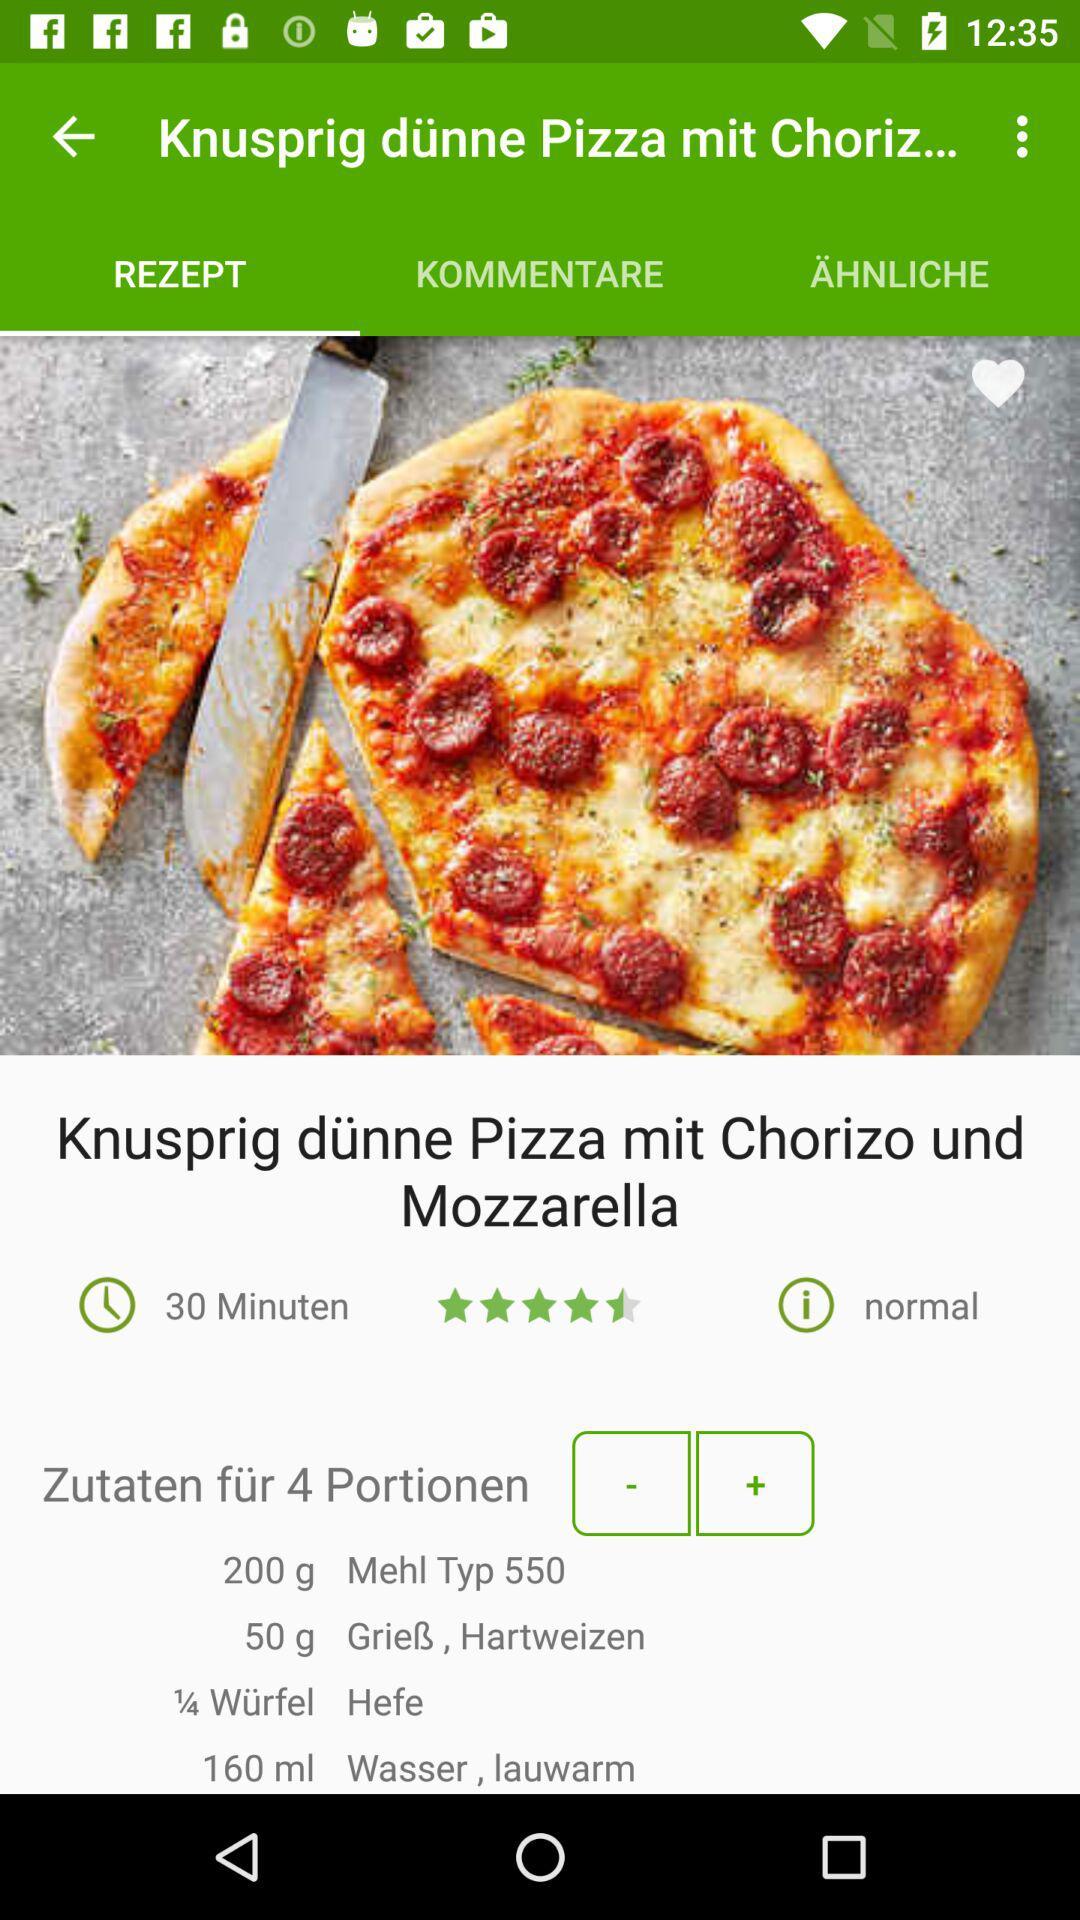 The image size is (1080, 1920). What do you see at coordinates (72, 135) in the screenshot?
I see `the item above the rezept icon` at bounding box center [72, 135].